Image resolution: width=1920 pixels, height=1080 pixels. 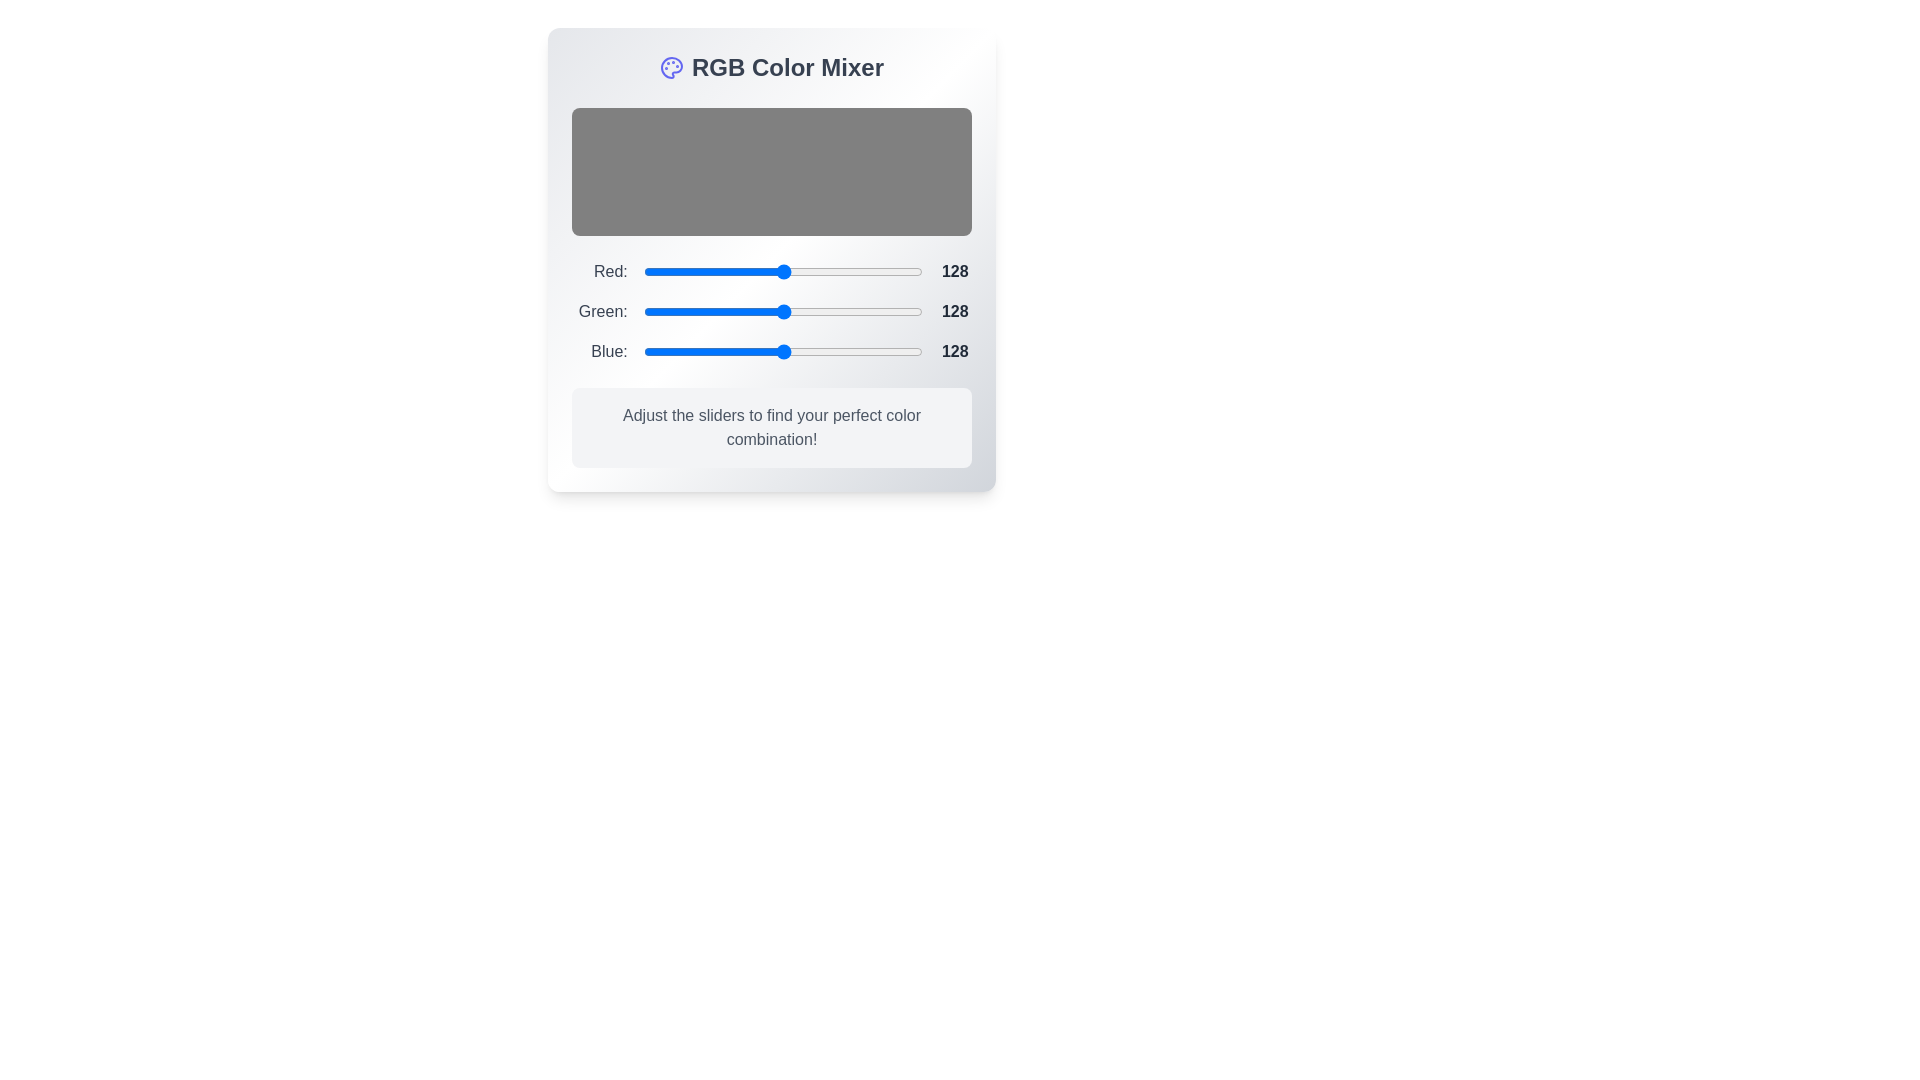 What do you see at coordinates (908, 272) in the screenshot?
I see `the 0 slider to a value of 232` at bounding box center [908, 272].